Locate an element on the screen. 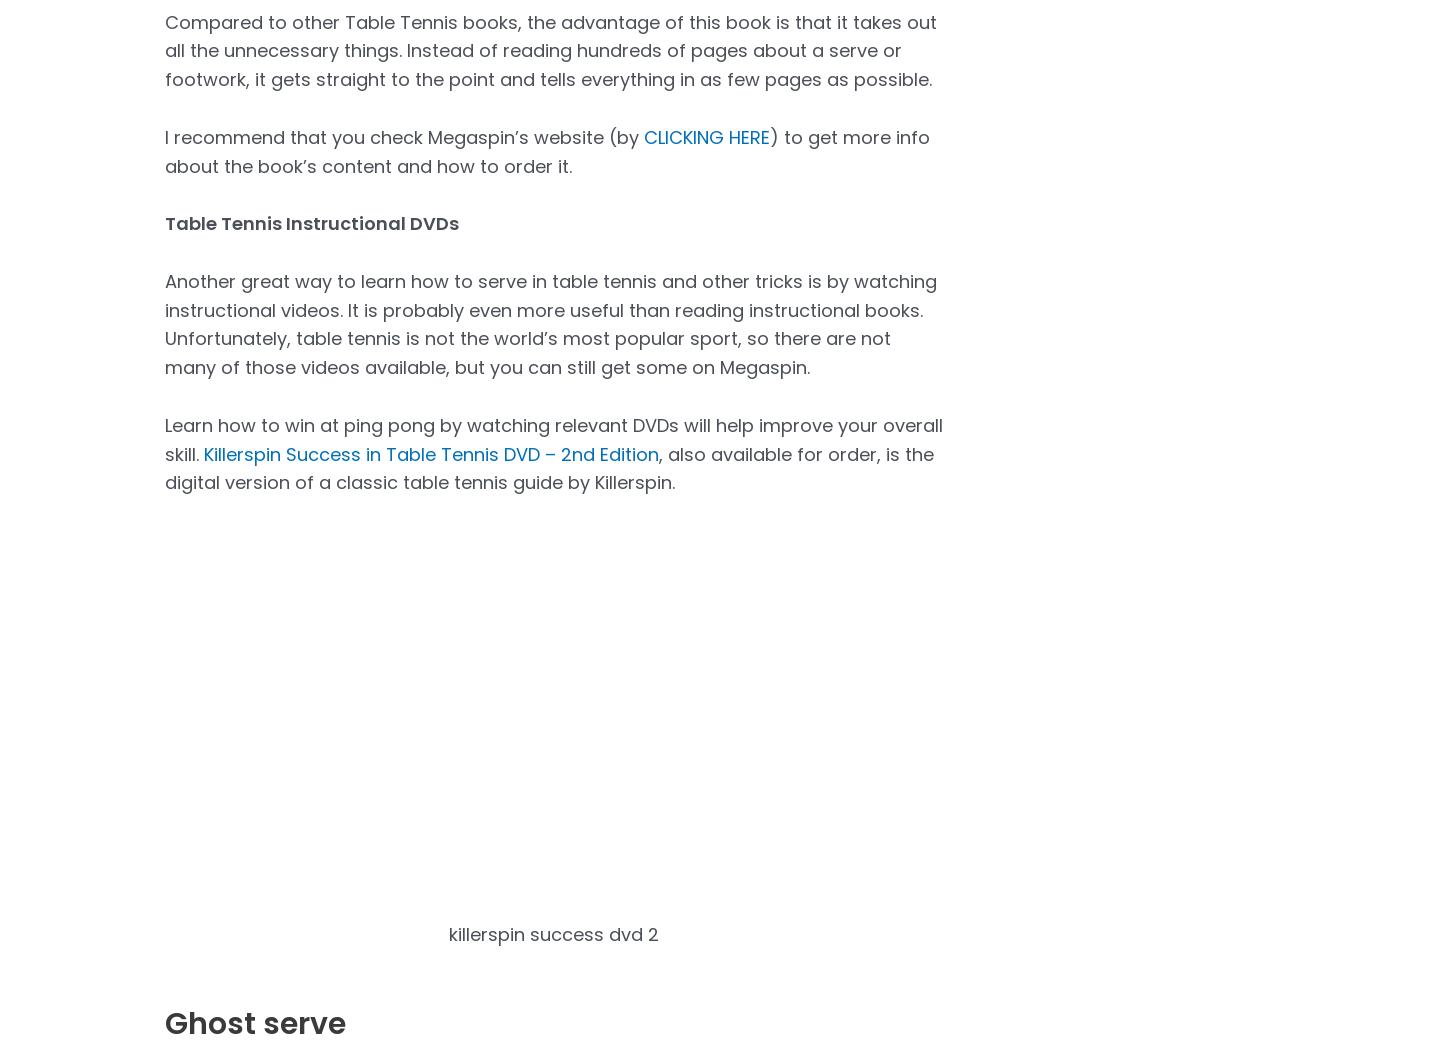  'I recommend that you check Megaspin’s website (by' is located at coordinates (403, 136).